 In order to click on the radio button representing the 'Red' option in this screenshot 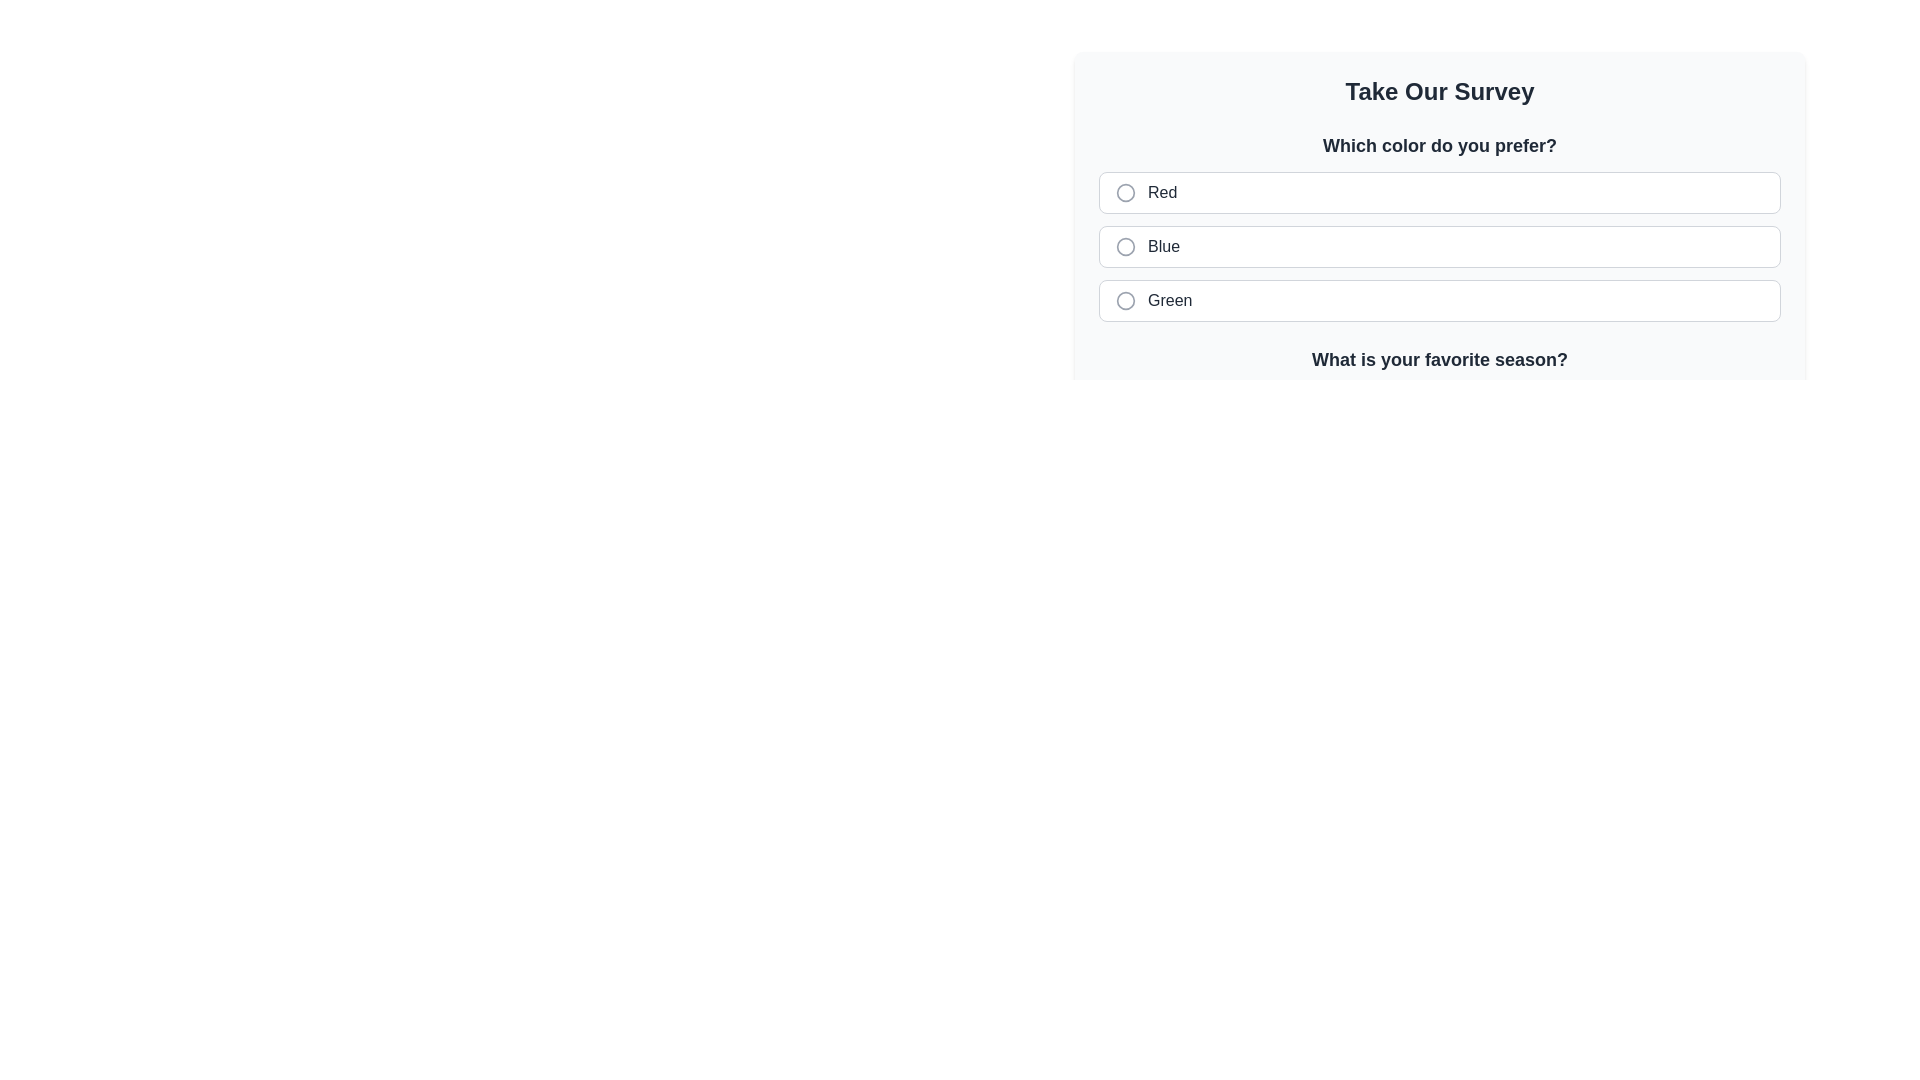, I will do `click(1126, 192)`.